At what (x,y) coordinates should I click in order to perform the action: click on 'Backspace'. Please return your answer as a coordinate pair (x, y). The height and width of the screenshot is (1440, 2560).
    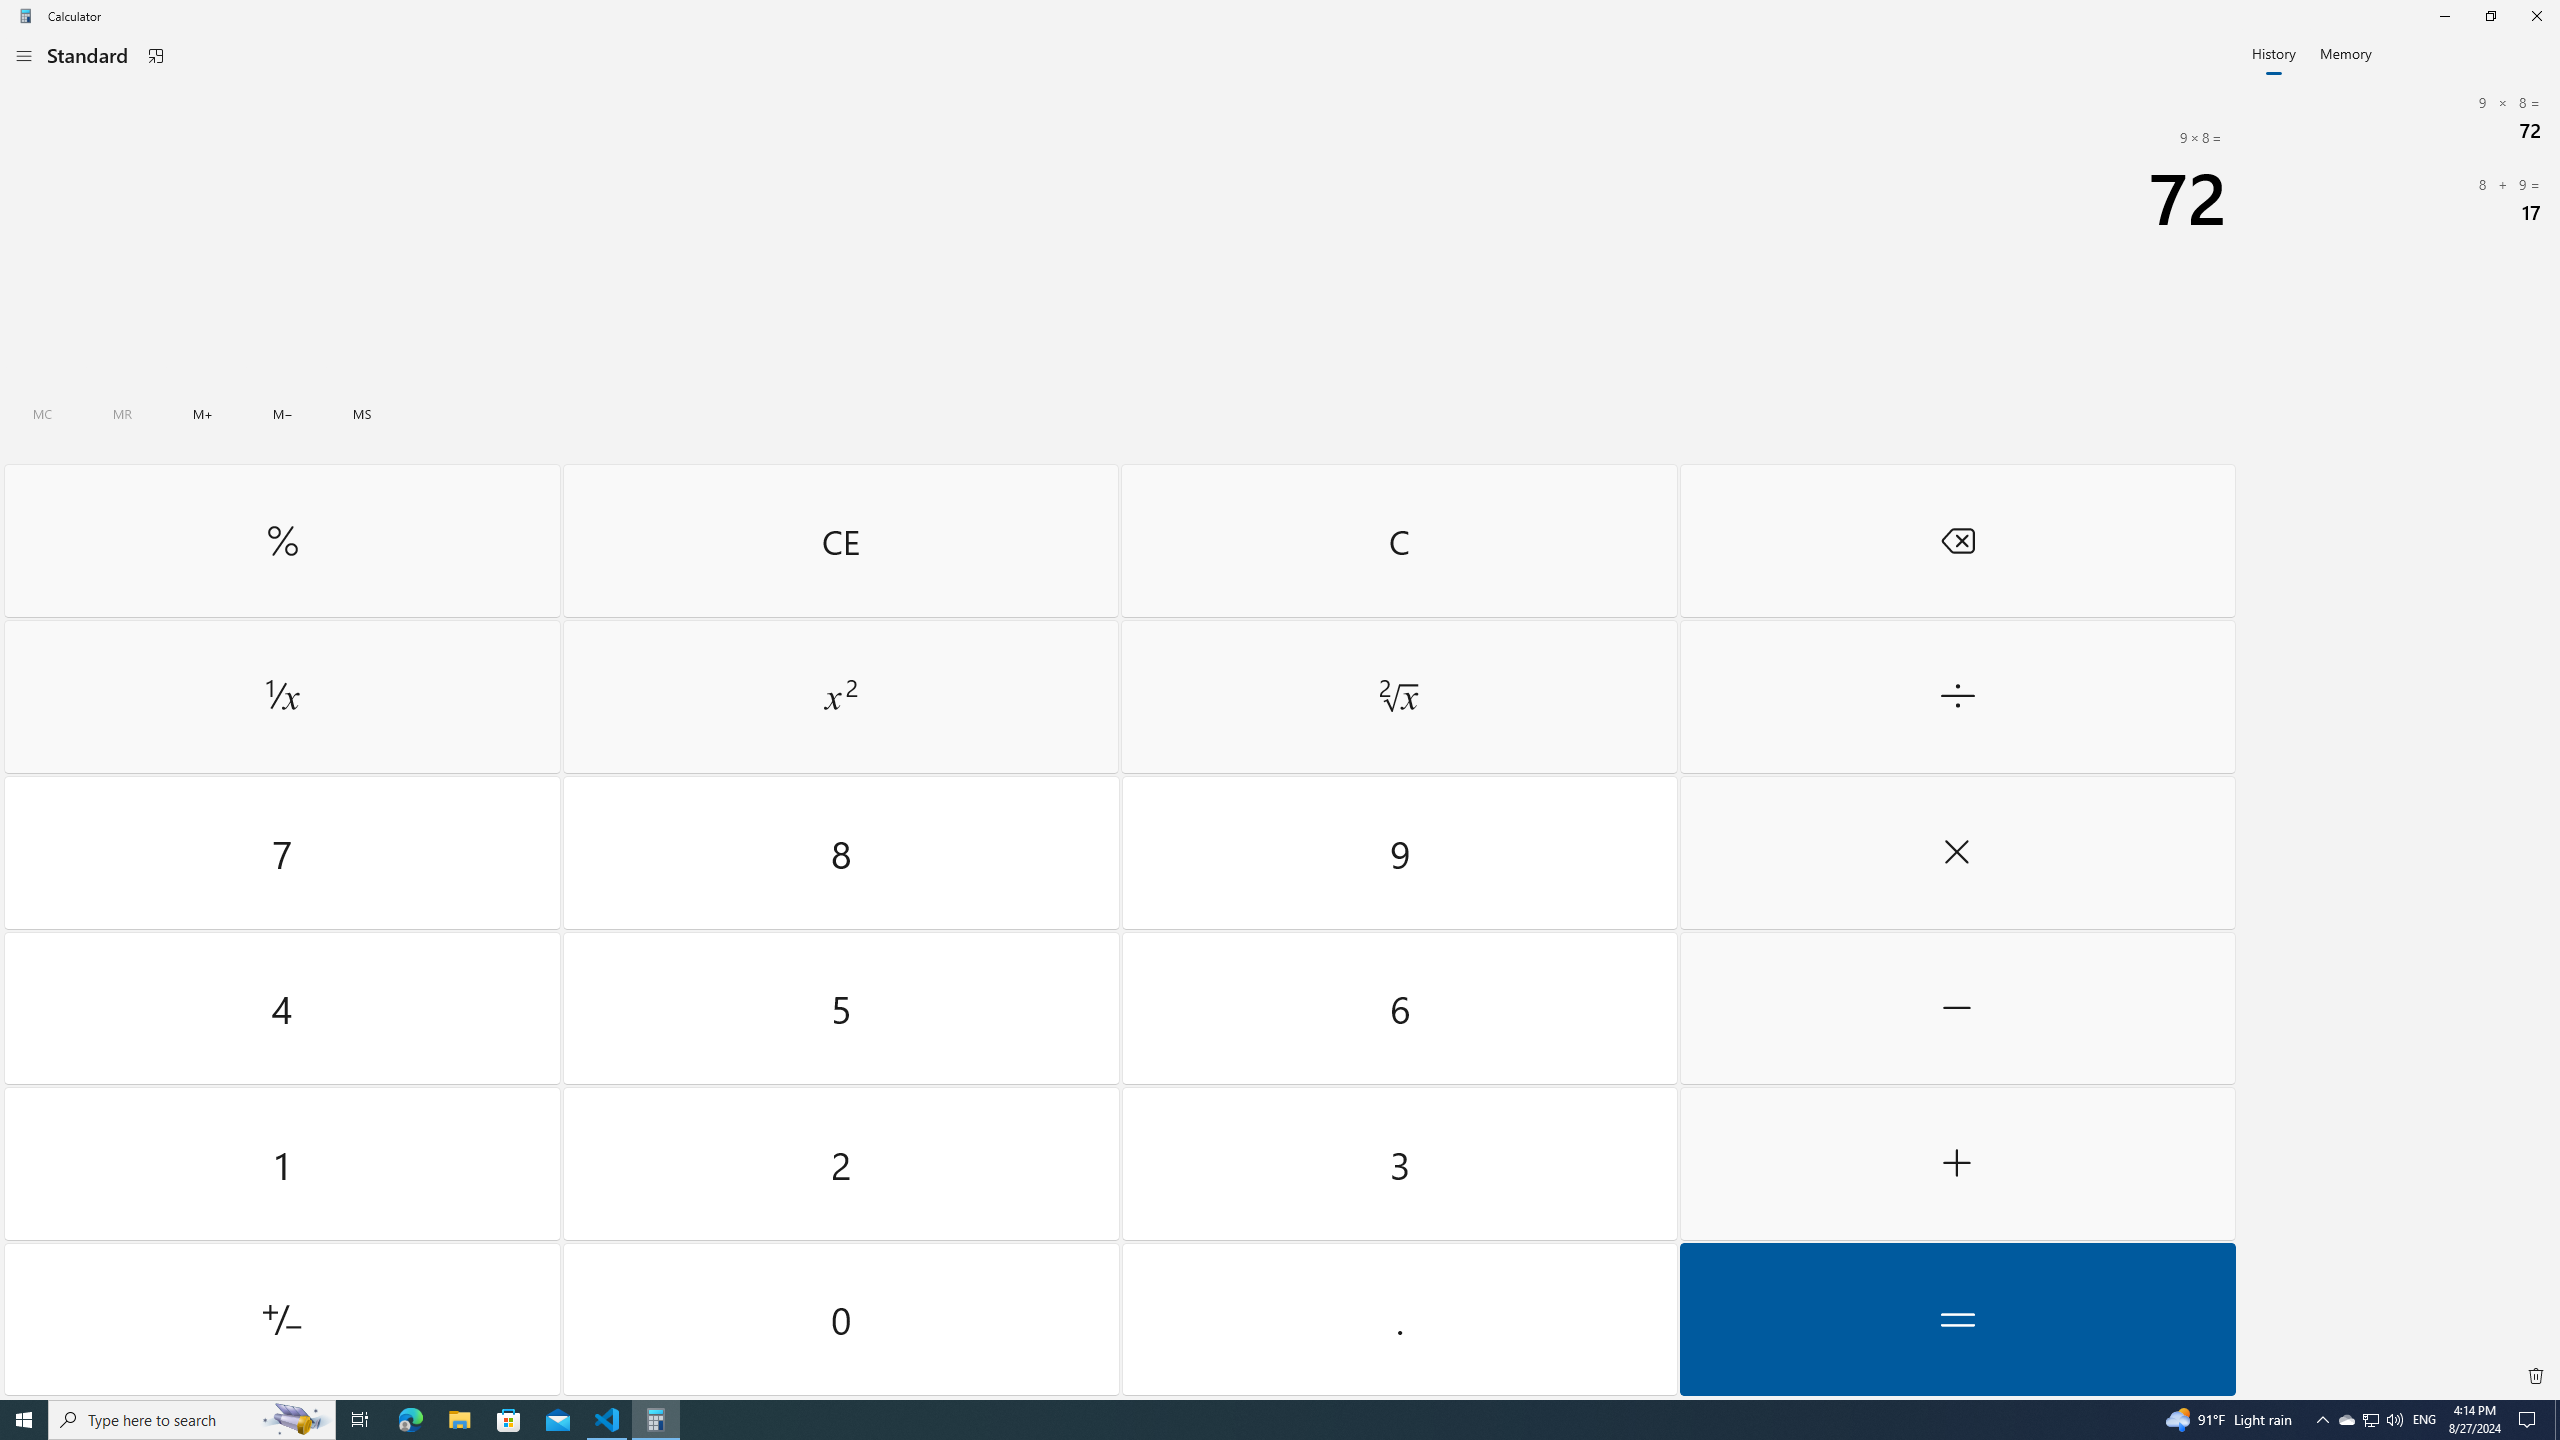
    Looking at the image, I should click on (1956, 540).